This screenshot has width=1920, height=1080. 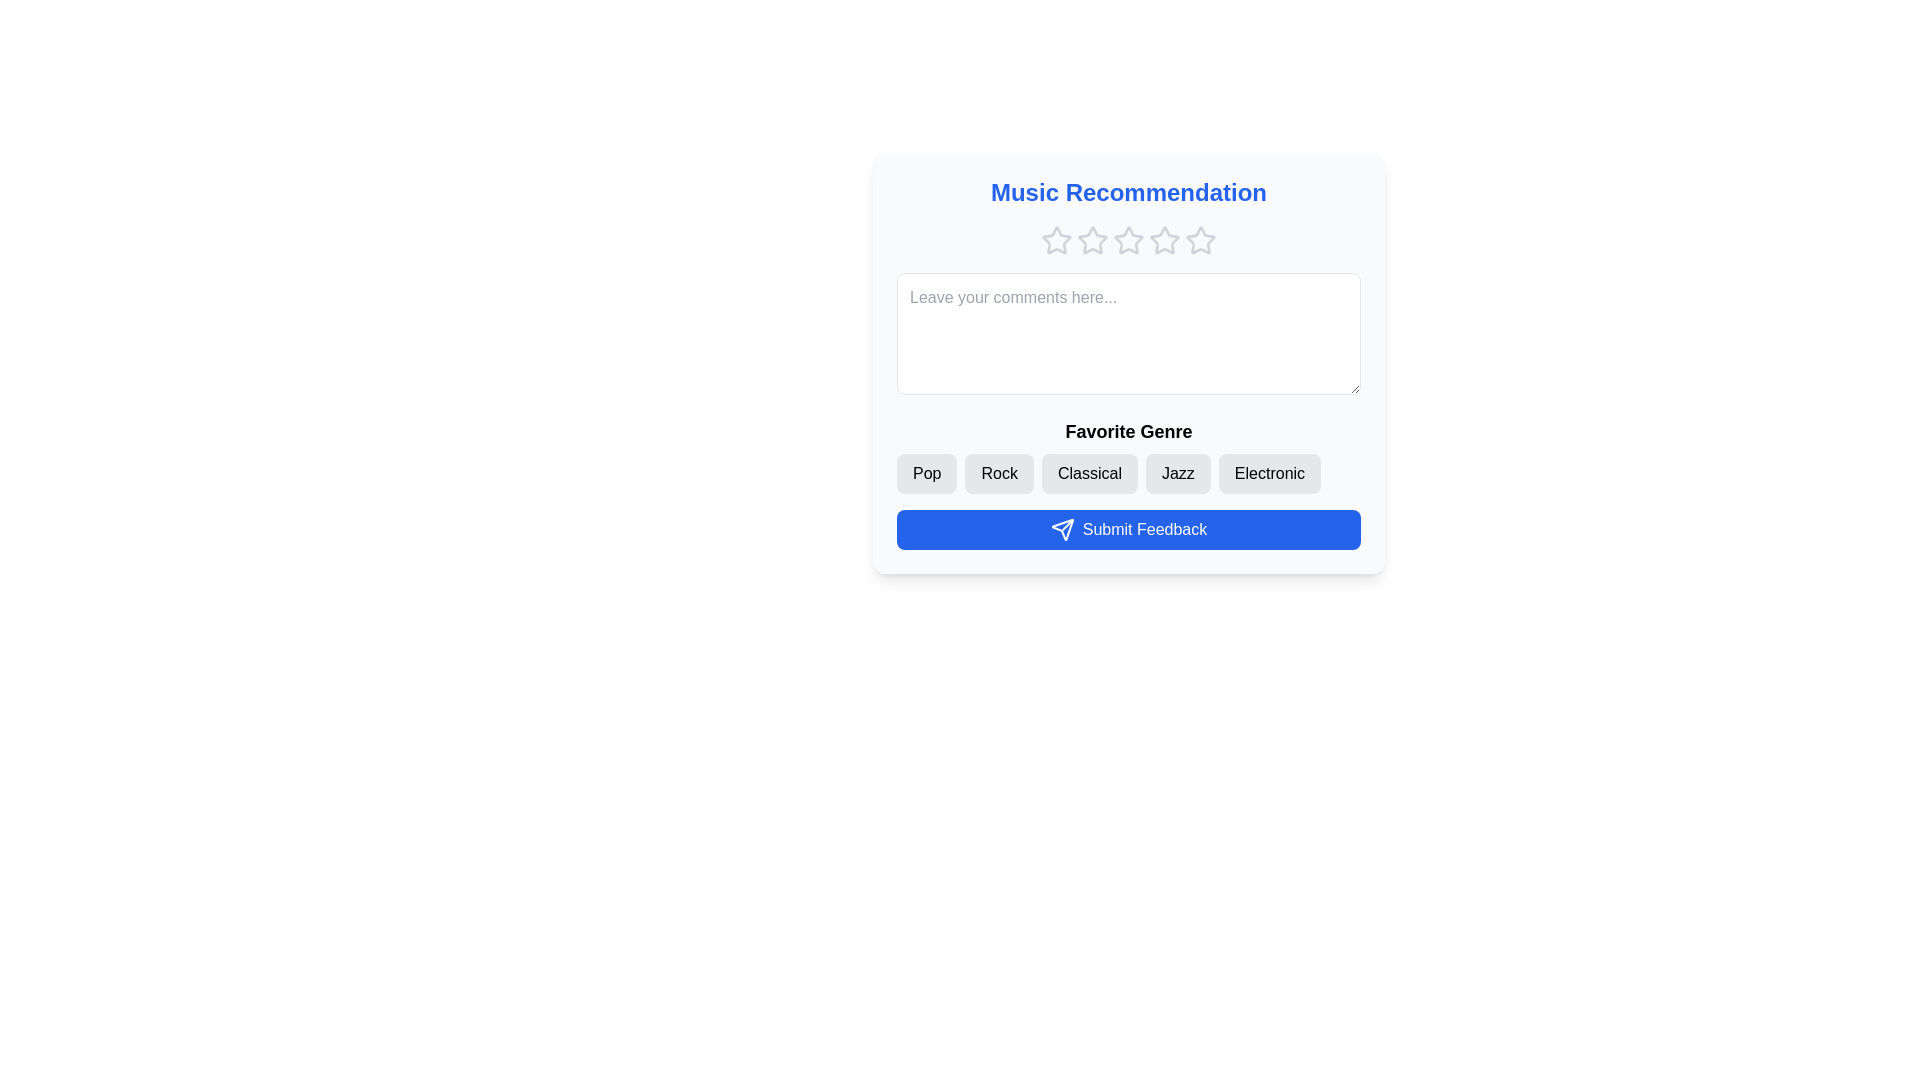 I want to click on the 'Rock' button, which is the second button in a horizontal group of five buttons representing musical genres, so click(x=999, y=474).